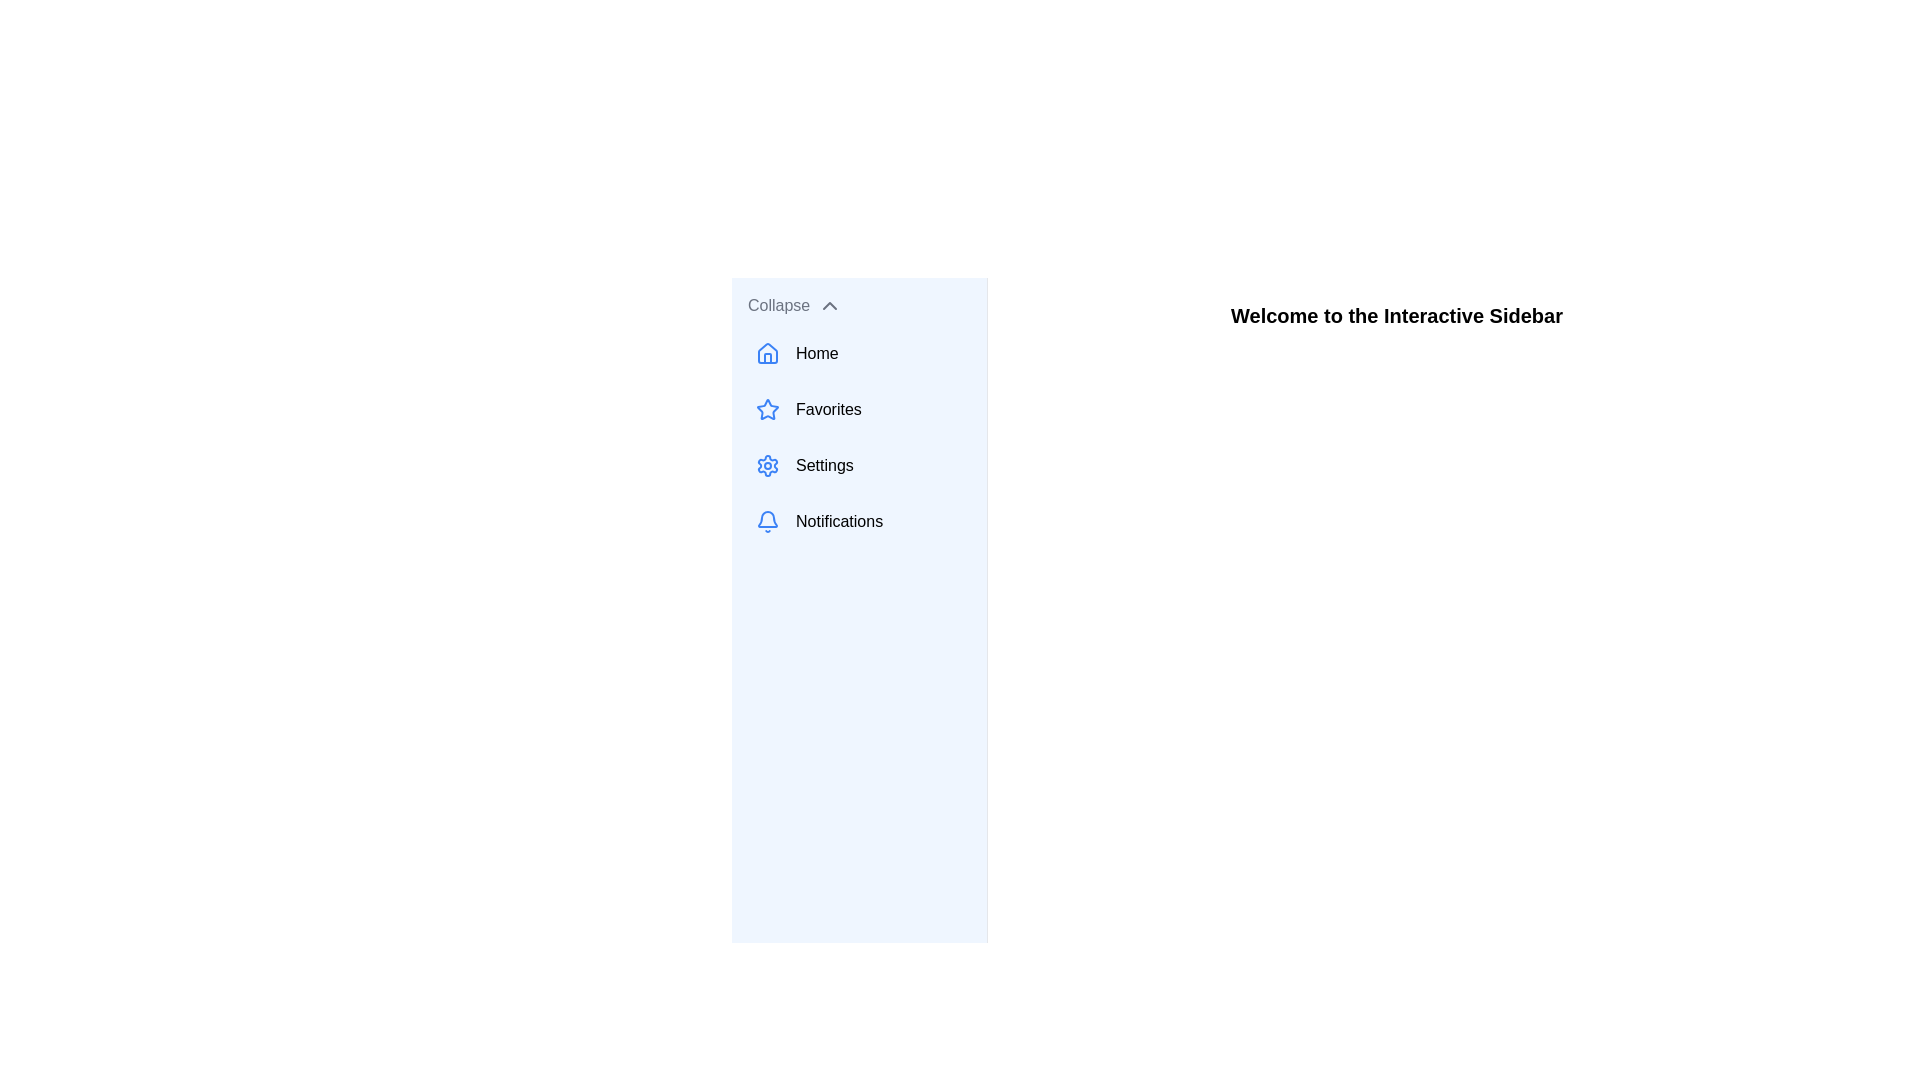 This screenshot has width=1920, height=1080. Describe the element at coordinates (817, 353) in the screenshot. I see `the 'Home' text label in bold black font` at that location.